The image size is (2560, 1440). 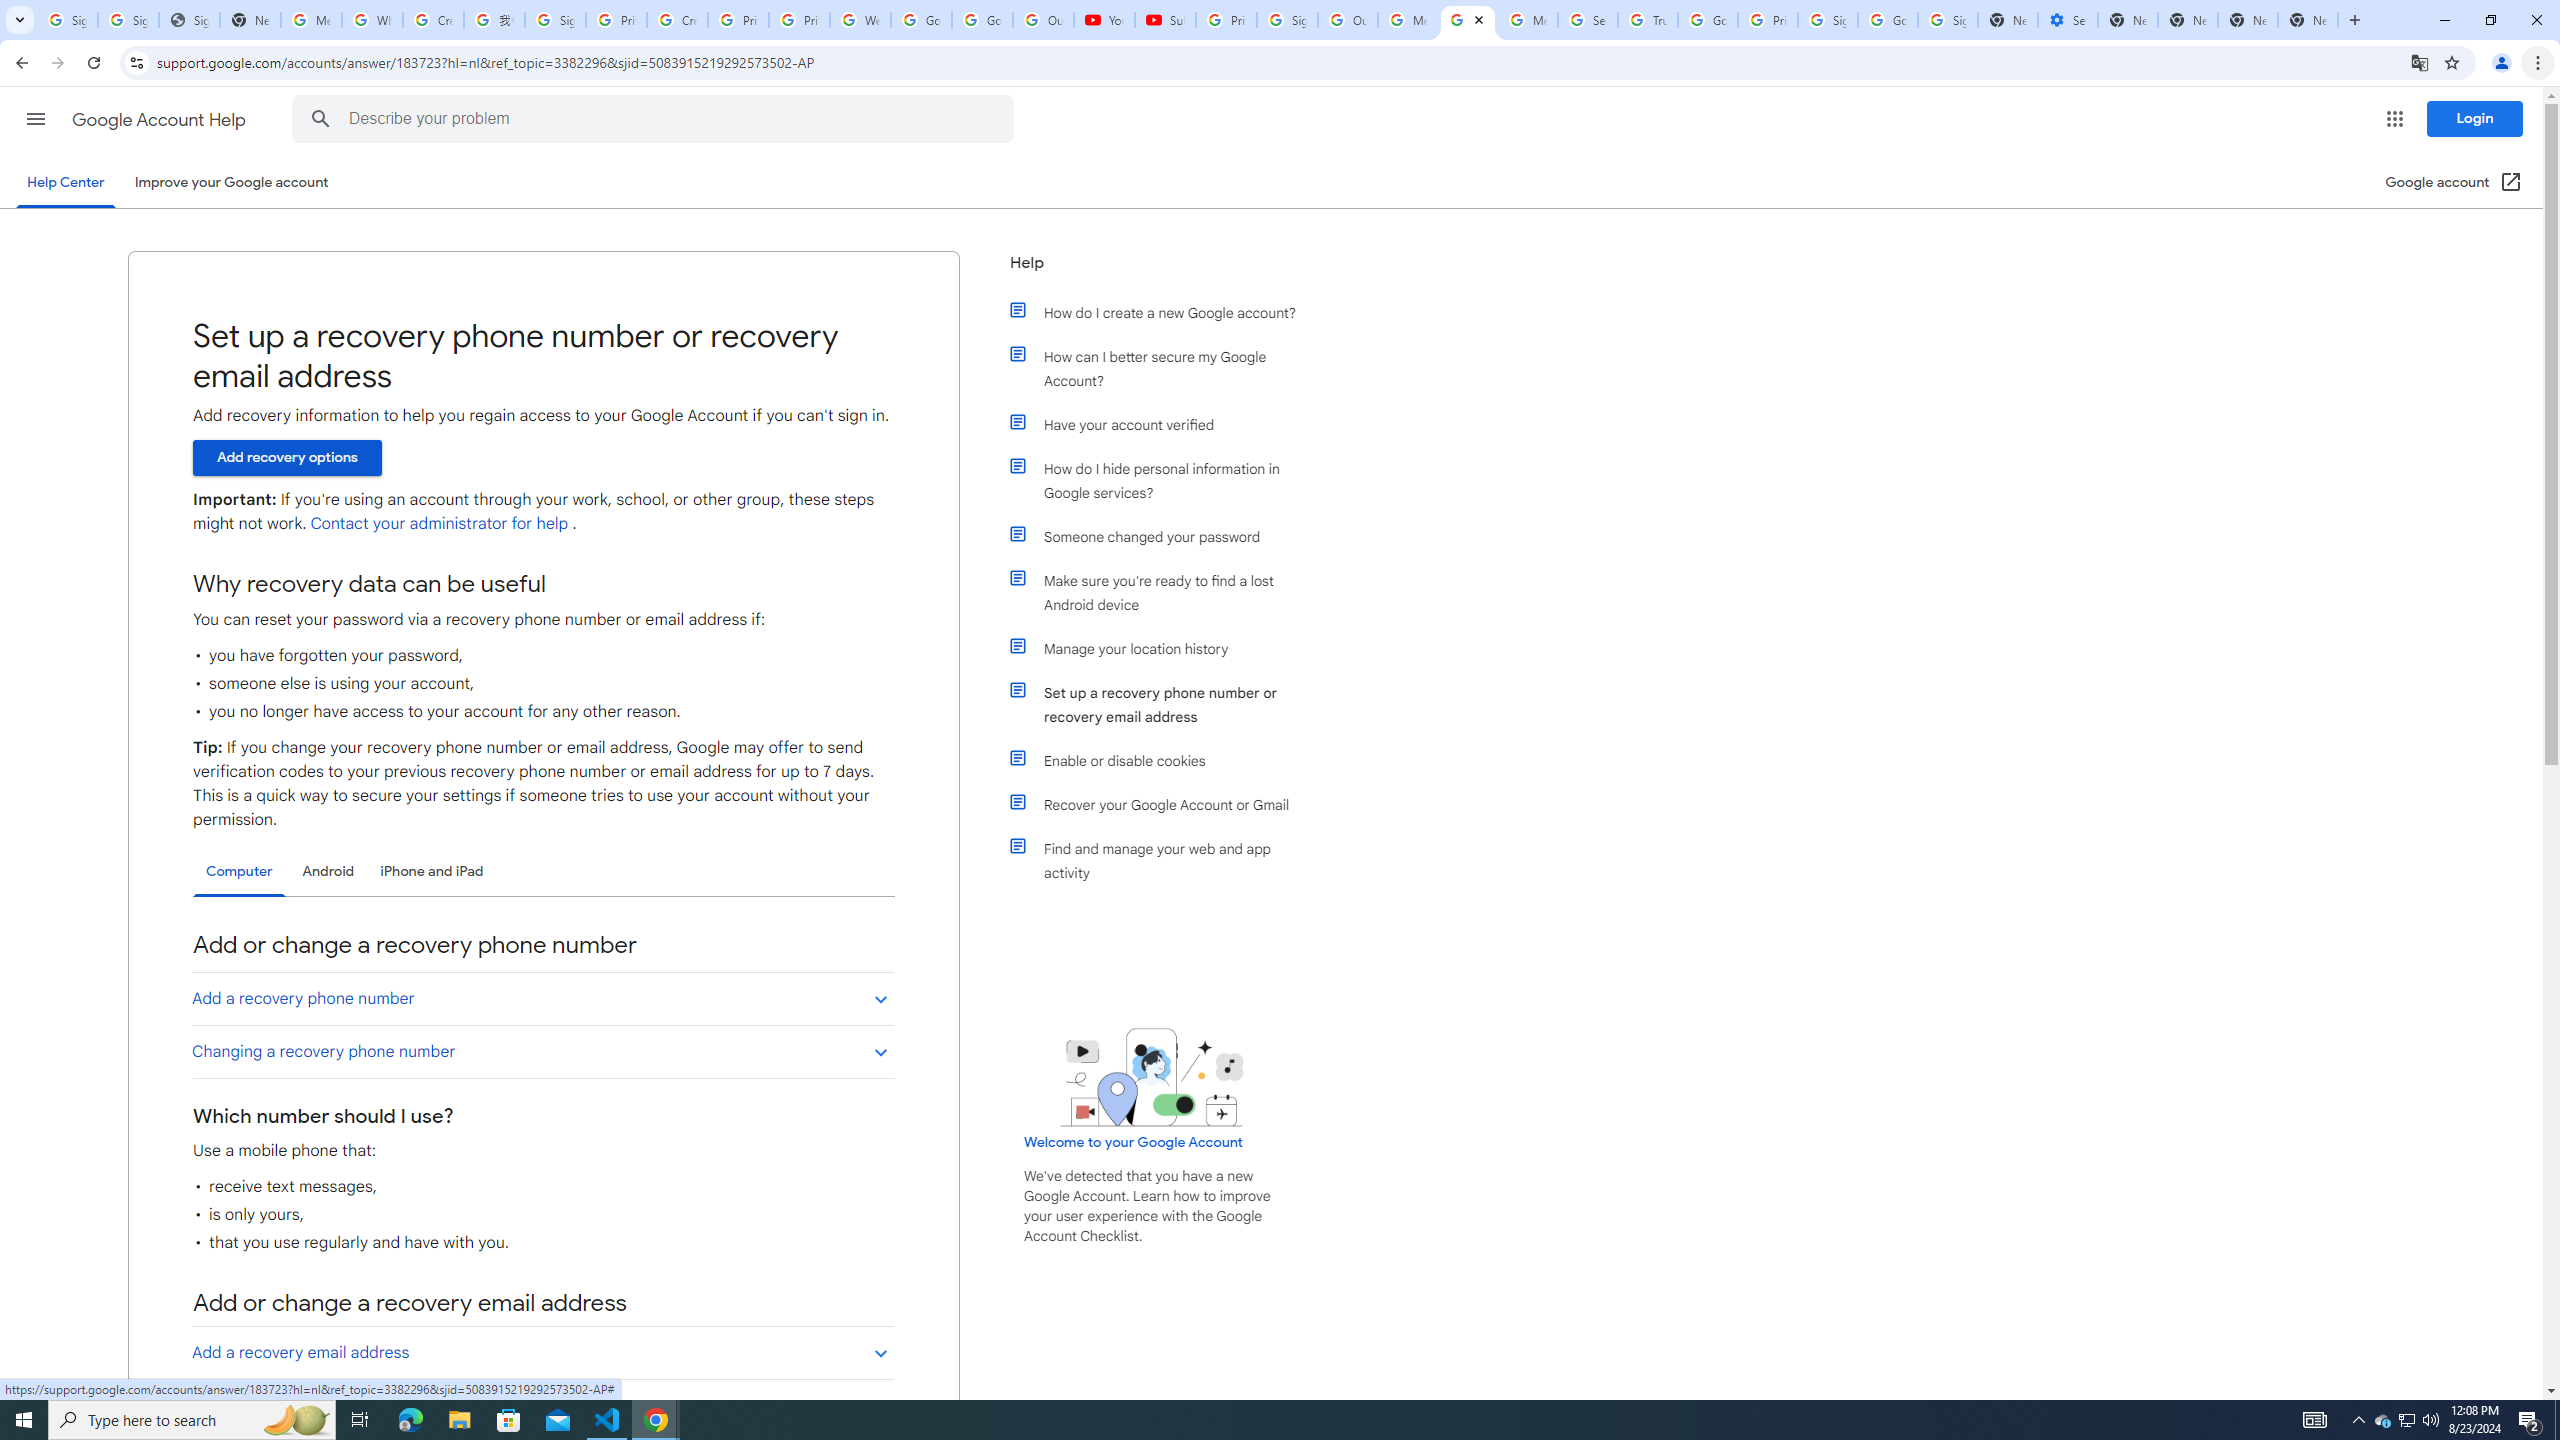 What do you see at coordinates (160, 119) in the screenshot?
I see `'Google Account Help'` at bounding box center [160, 119].